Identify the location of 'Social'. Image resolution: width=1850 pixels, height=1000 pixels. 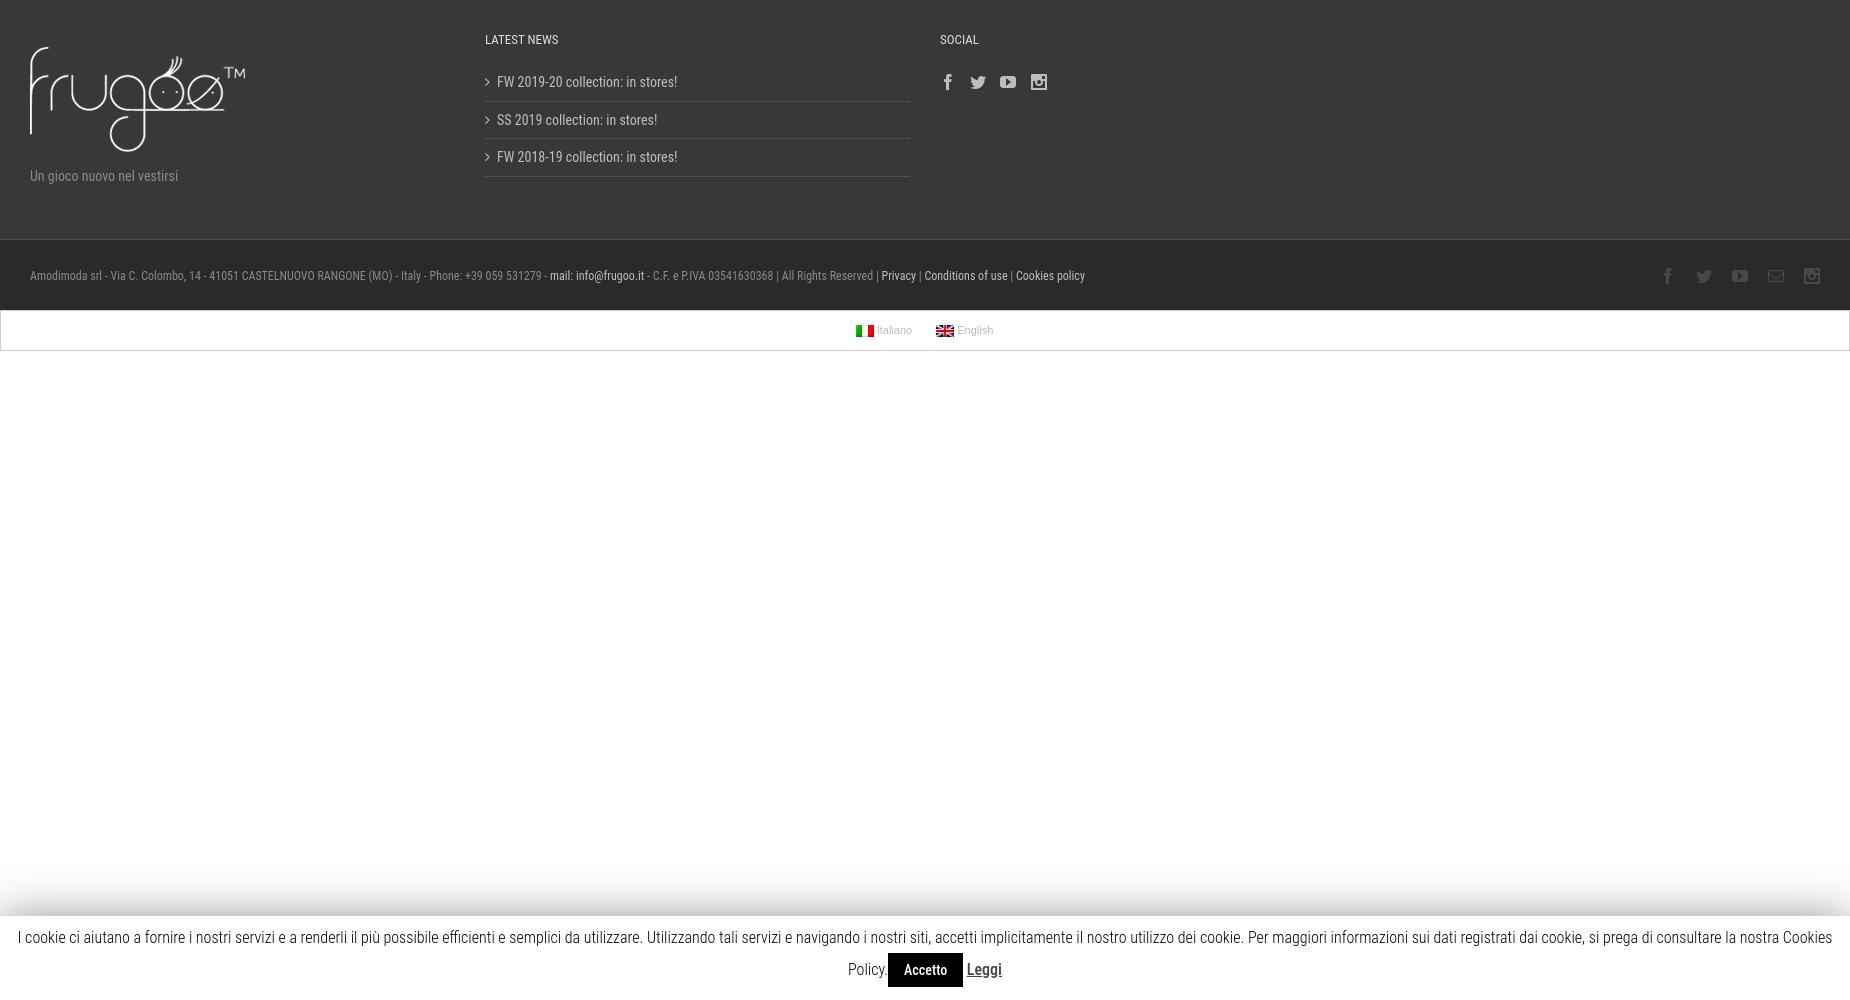
(958, 39).